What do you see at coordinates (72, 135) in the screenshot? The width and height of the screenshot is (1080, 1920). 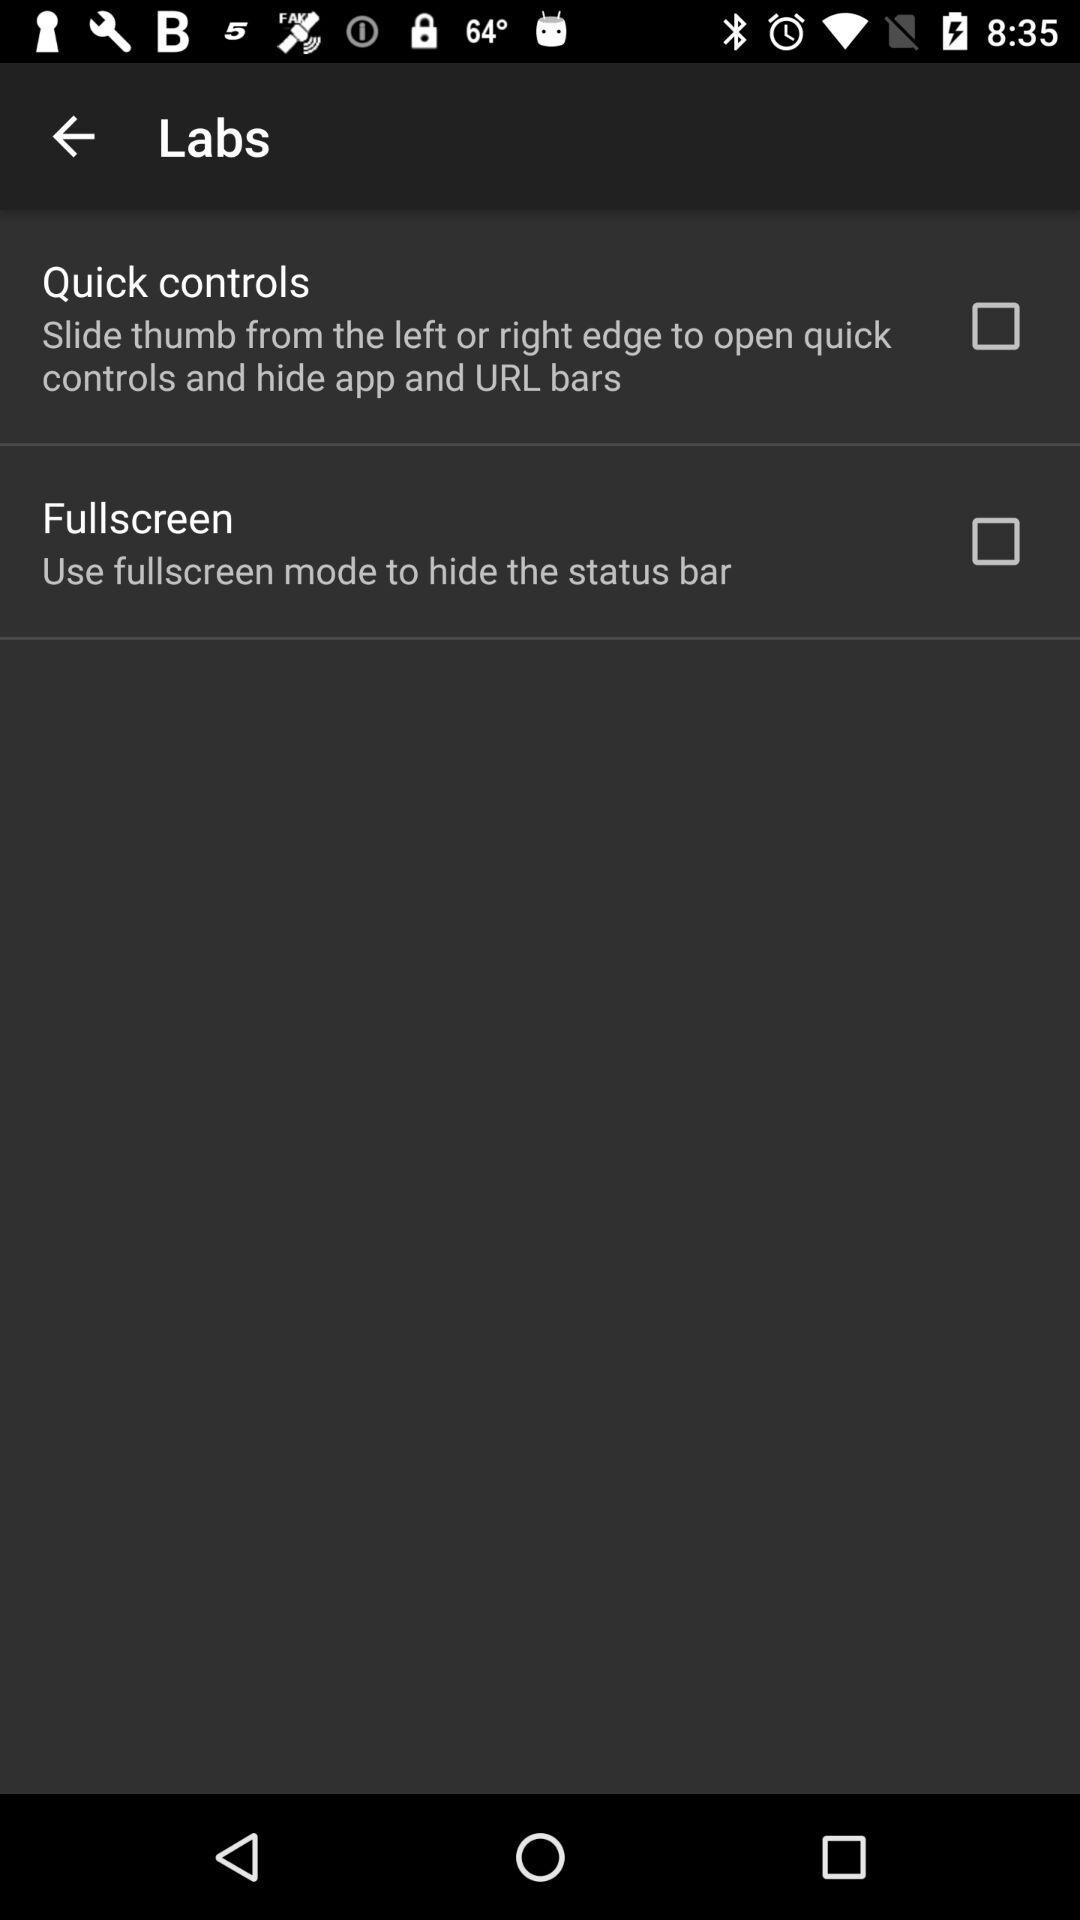 I see `the app above quick controls icon` at bounding box center [72, 135].